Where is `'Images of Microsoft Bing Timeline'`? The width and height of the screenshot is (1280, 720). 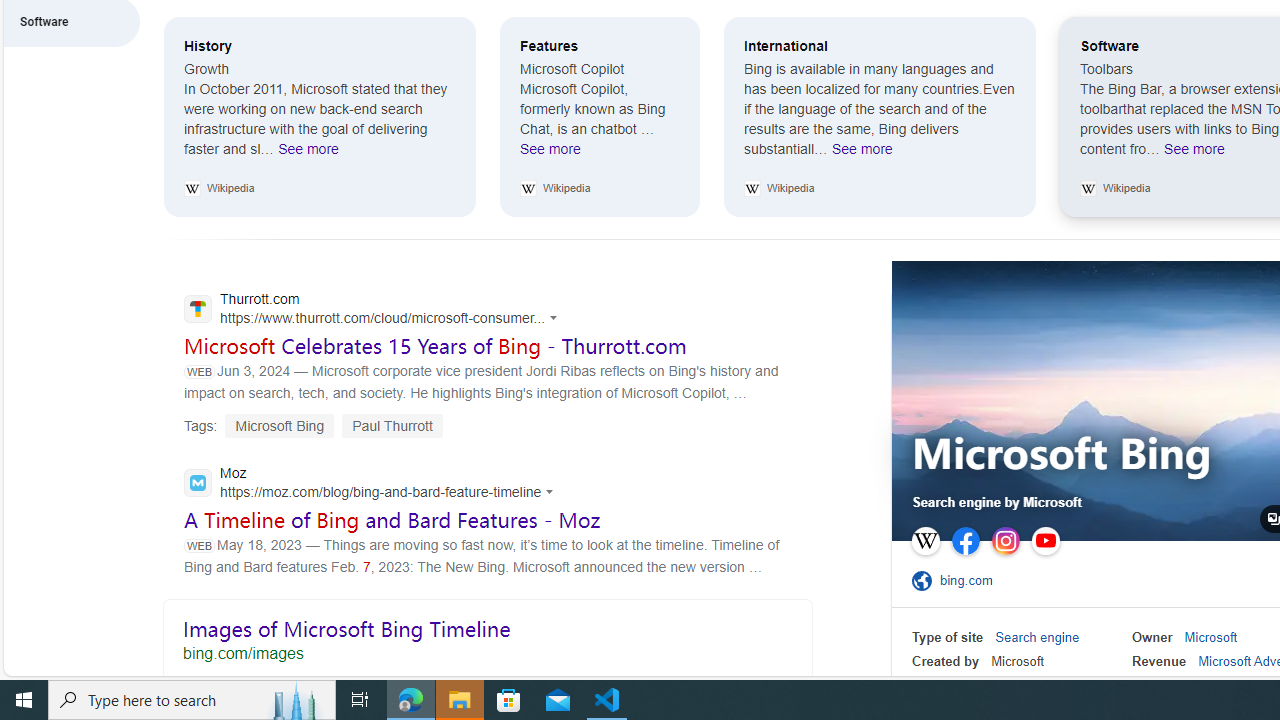 'Images of Microsoft Bing Timeline' is located at coordinates (487, 636).